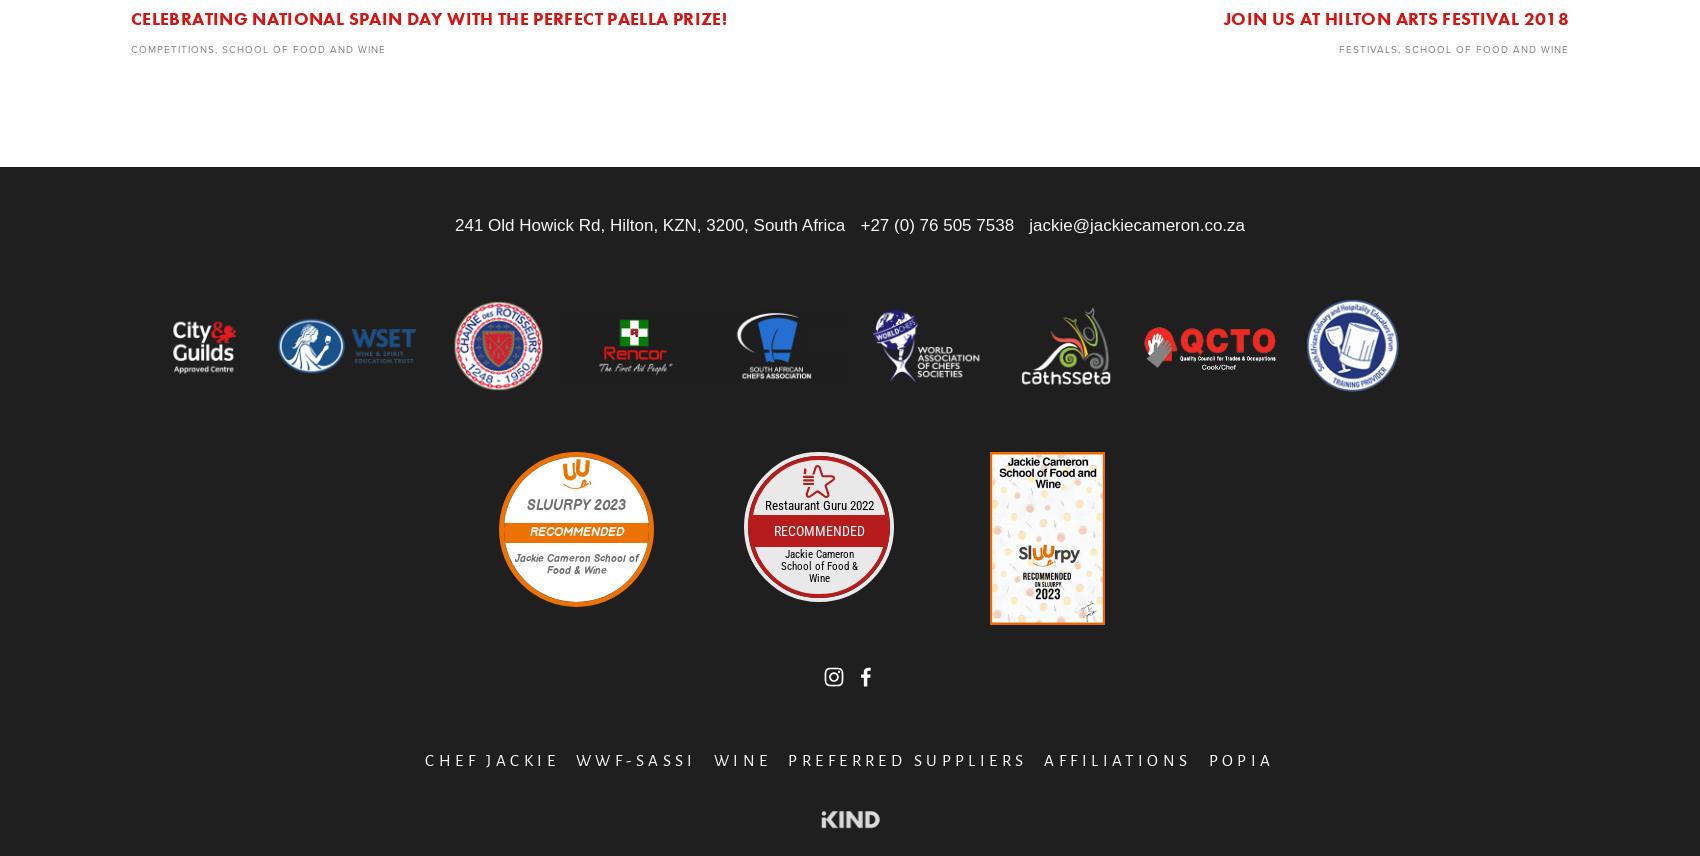 The image size is (1700, 856). Describe the element at coordinates (428, 18) in the screenshot. I see `'Celebrating National Spain Day with the Perfect Paella Prize!'` at that location.